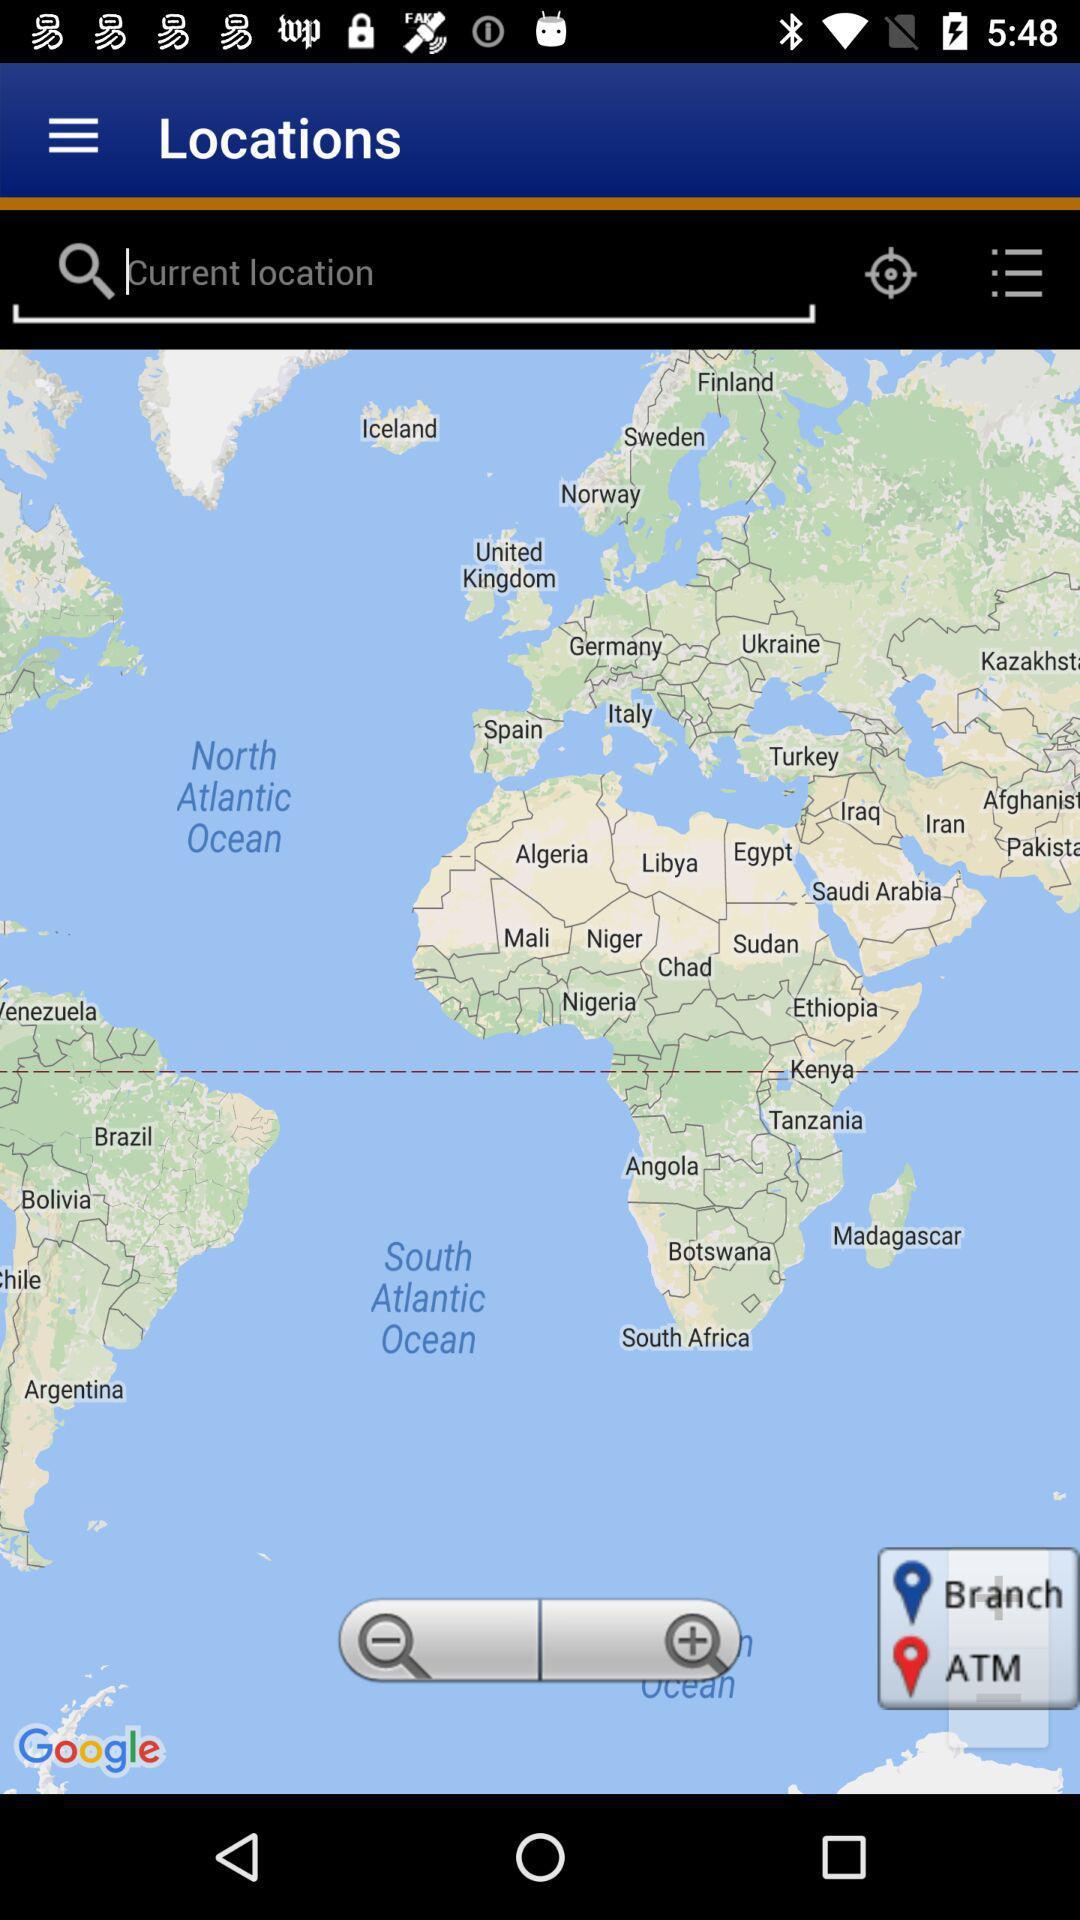 The width and height of the screenshot is (1080, 1920). Describe the element at coordinates (1017, 272) in the screenshot. I see `the list icon` at that location.